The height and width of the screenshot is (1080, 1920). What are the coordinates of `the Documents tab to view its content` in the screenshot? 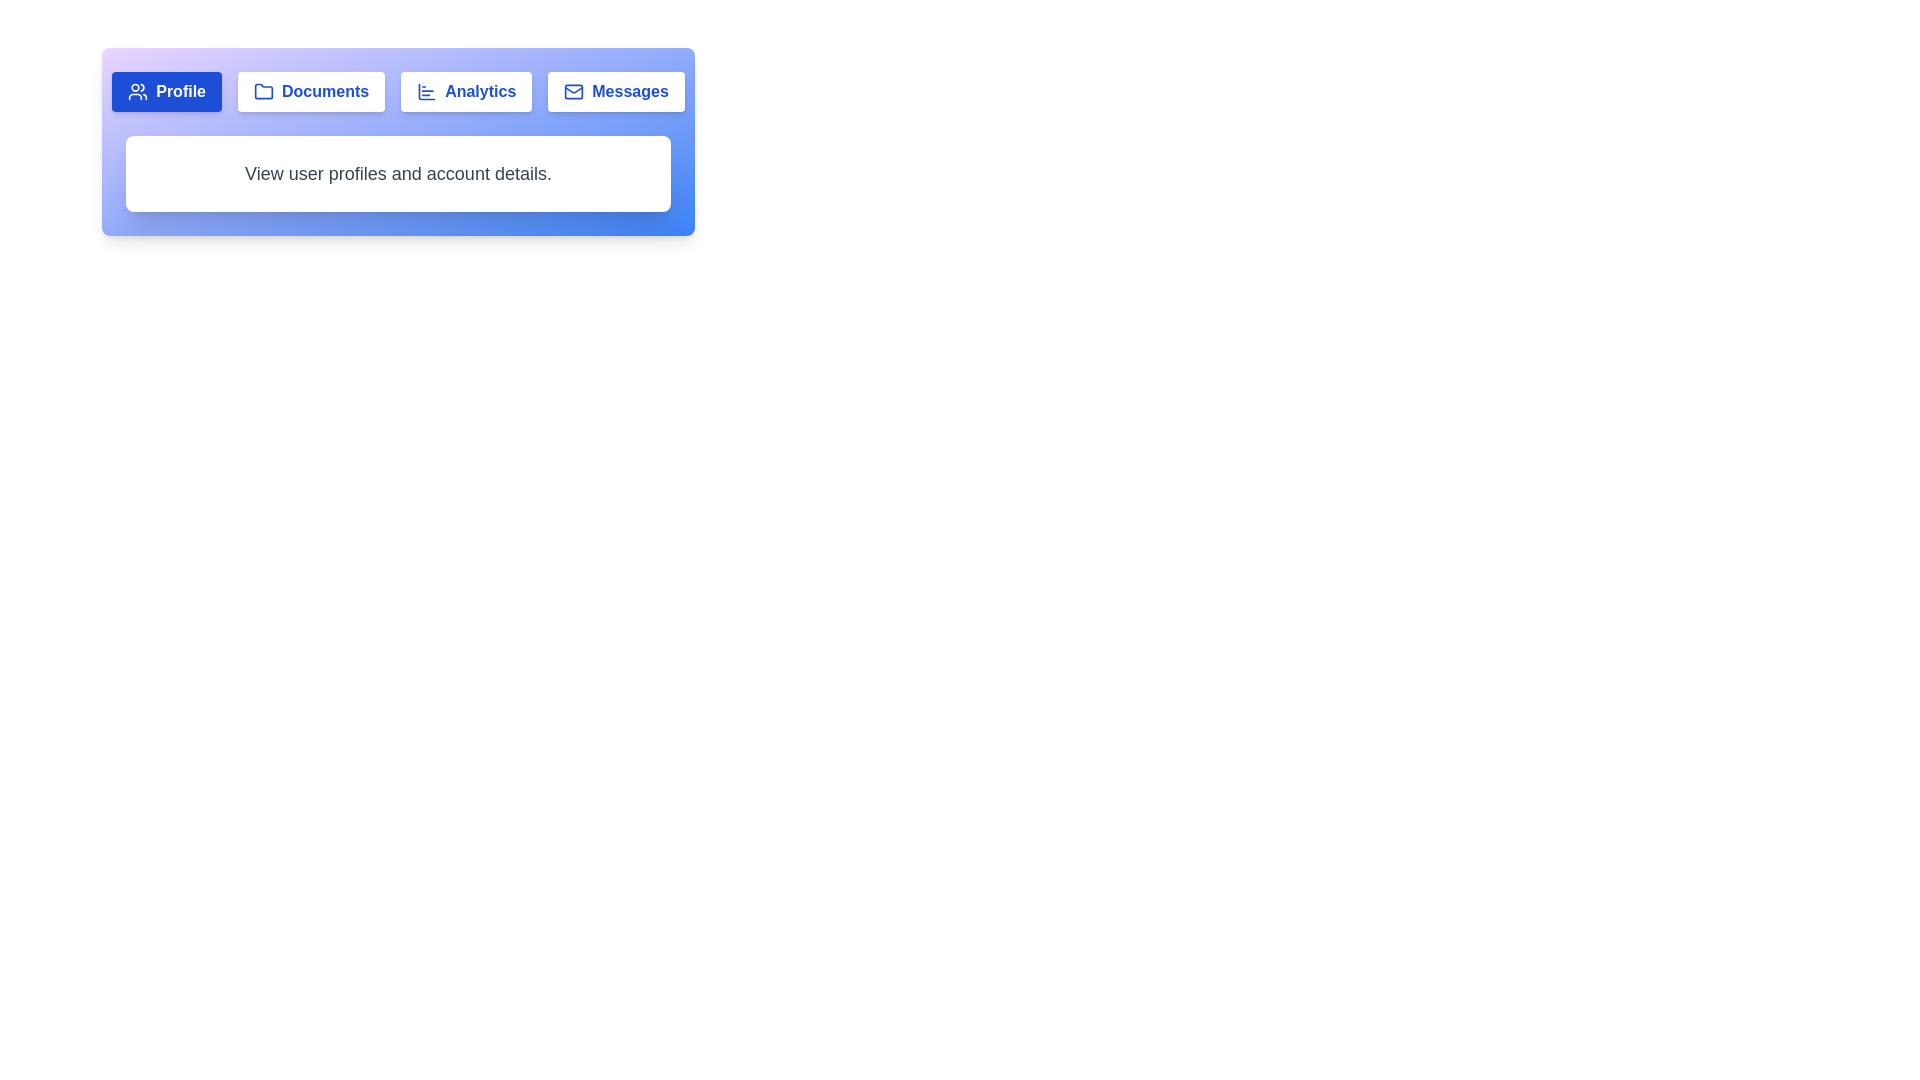 It's located at (310, 92).